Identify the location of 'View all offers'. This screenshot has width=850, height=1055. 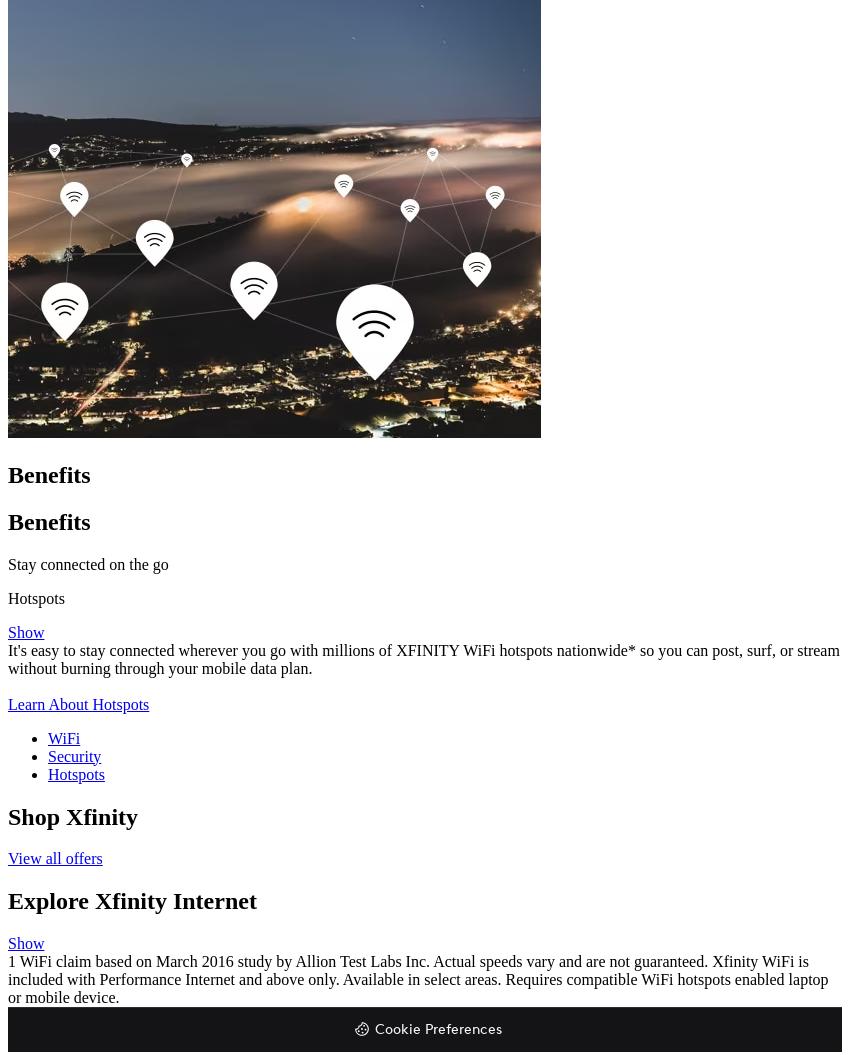
(6, 858).